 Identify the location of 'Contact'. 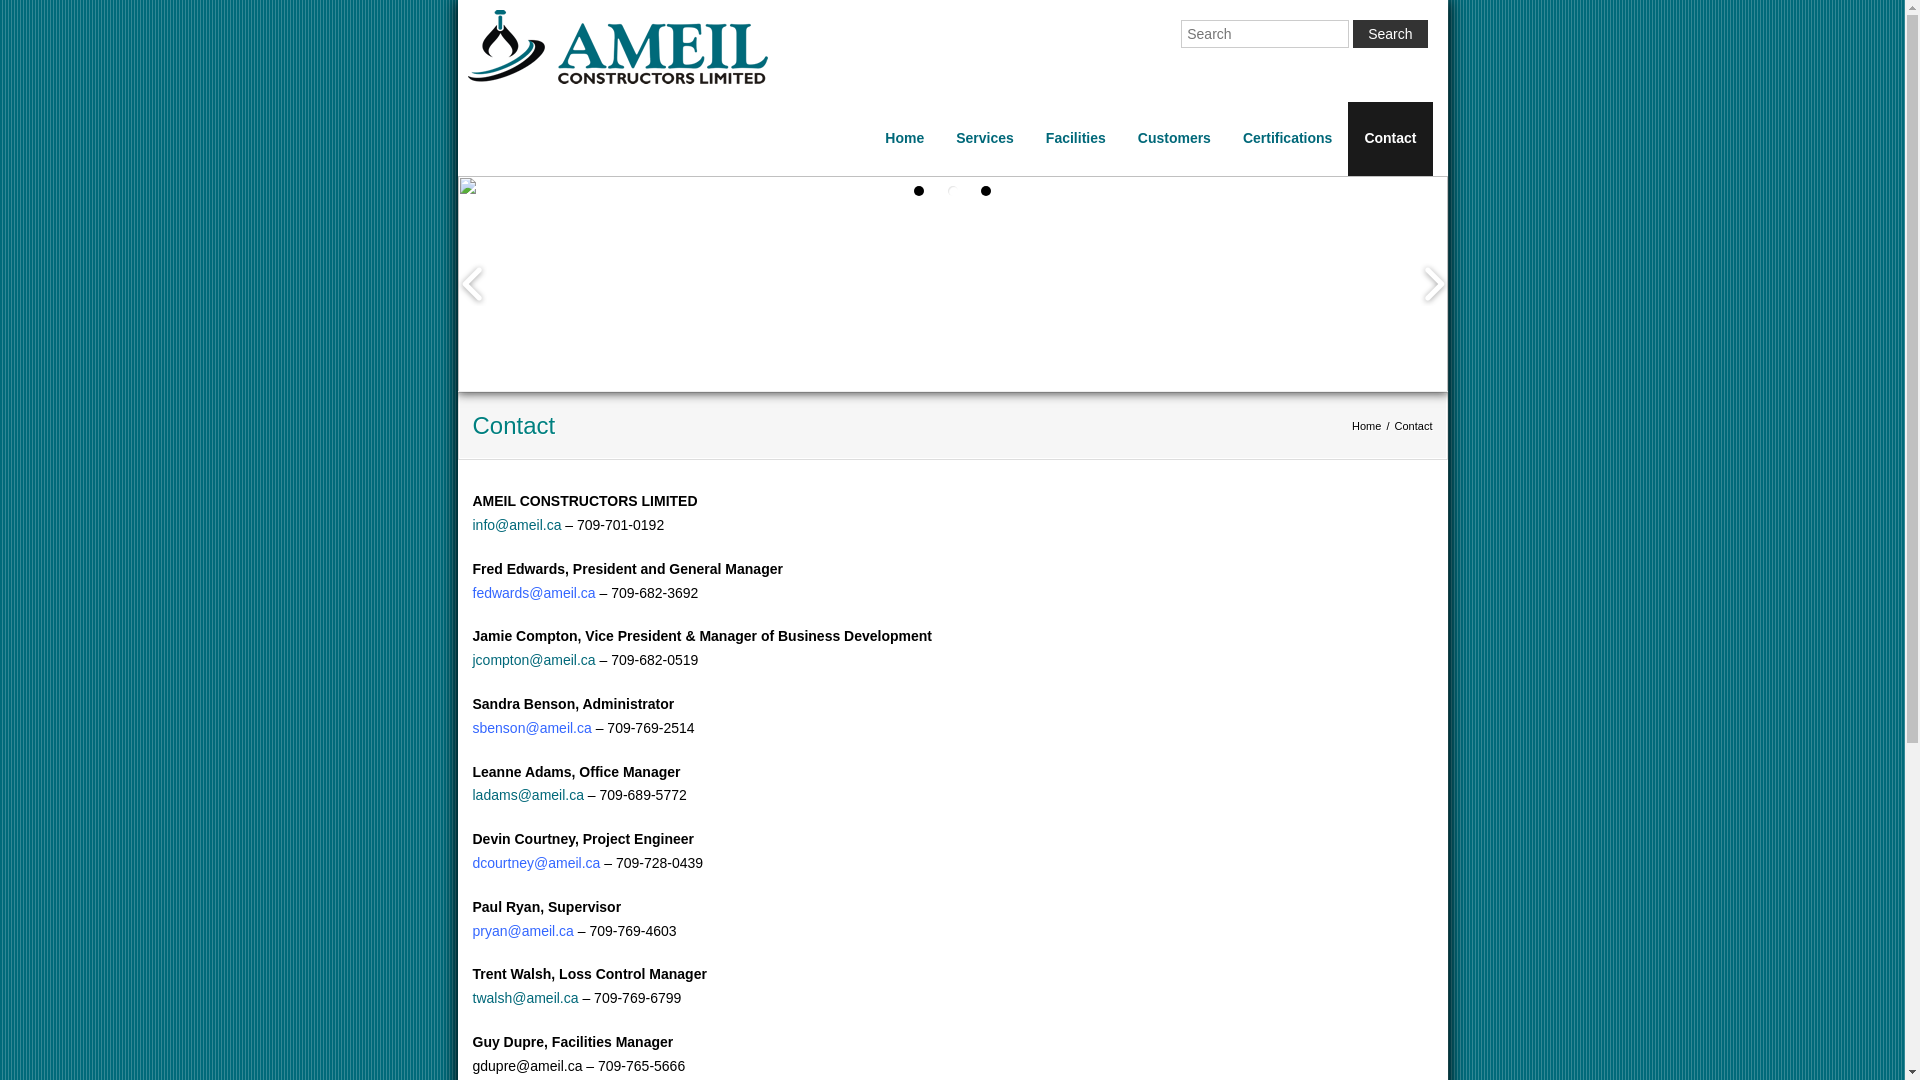
(1389, 137).